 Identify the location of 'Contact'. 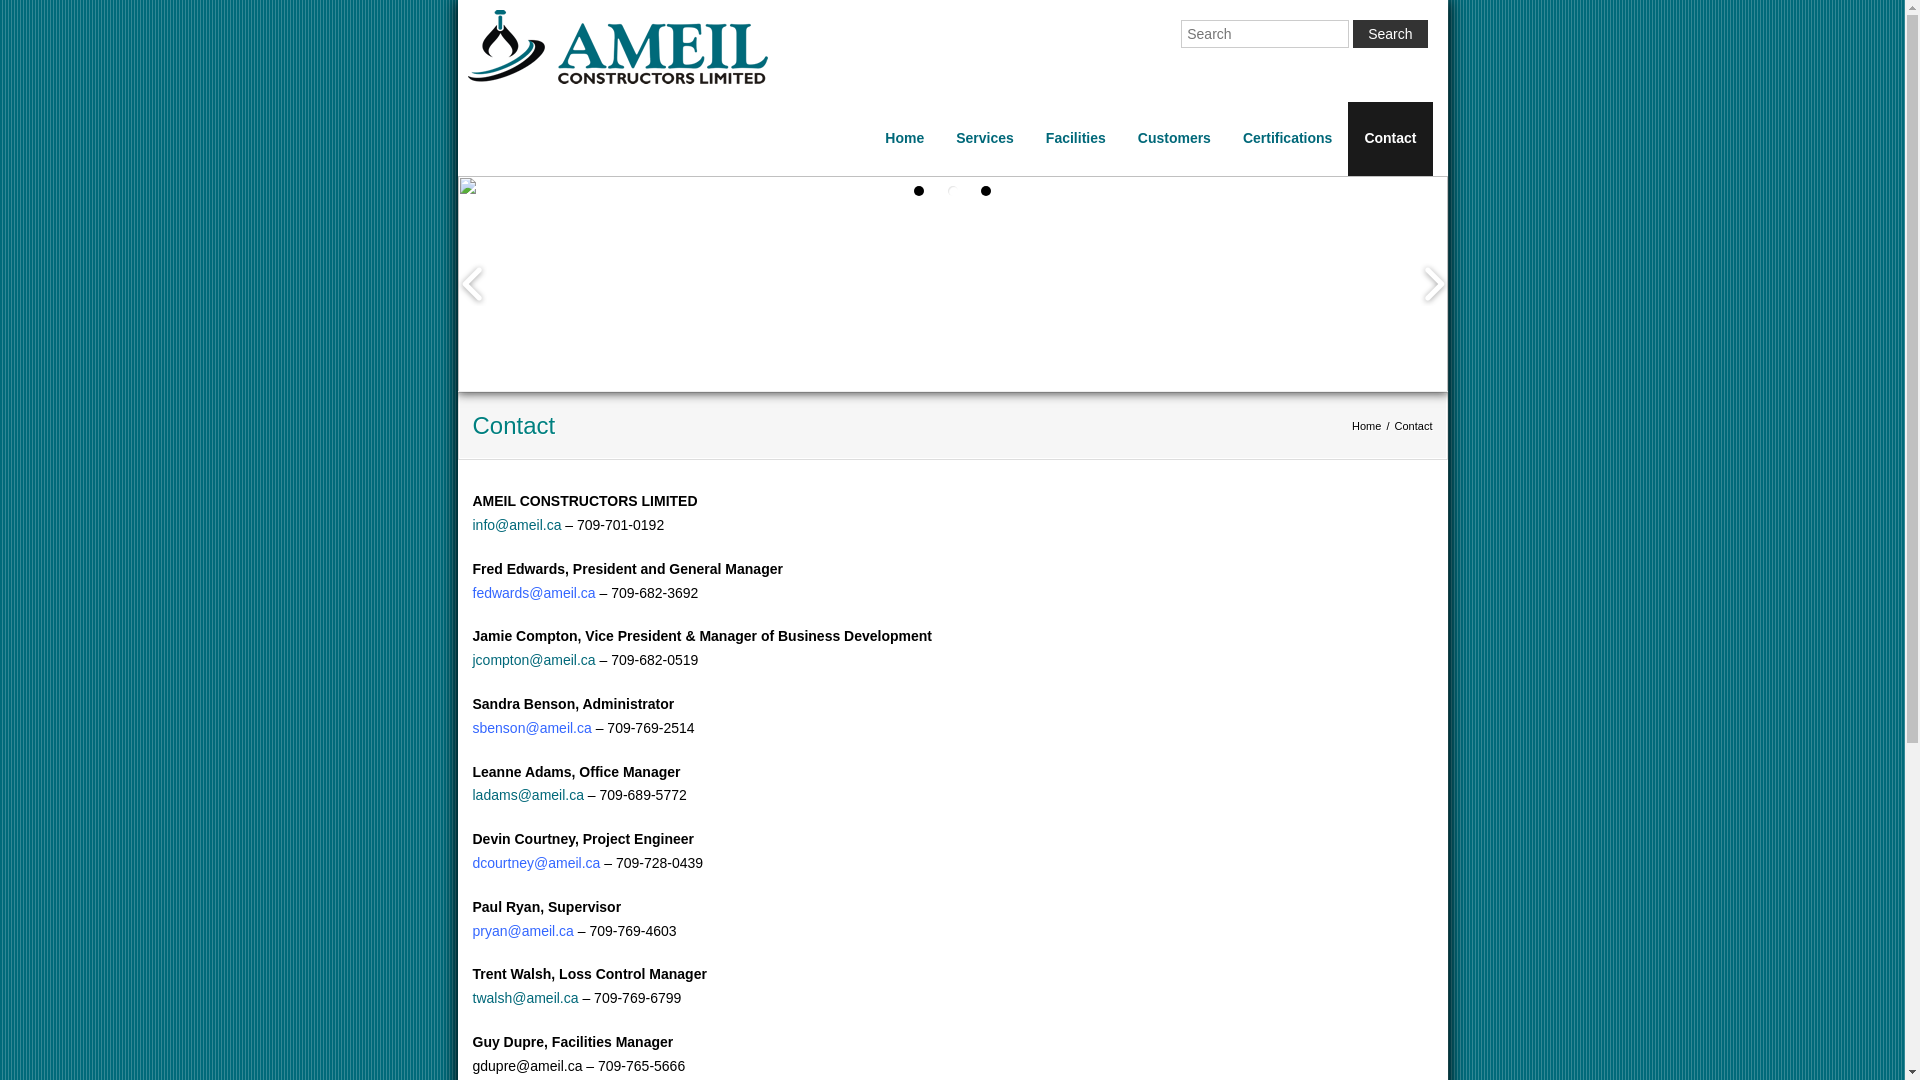
(1389, 137).